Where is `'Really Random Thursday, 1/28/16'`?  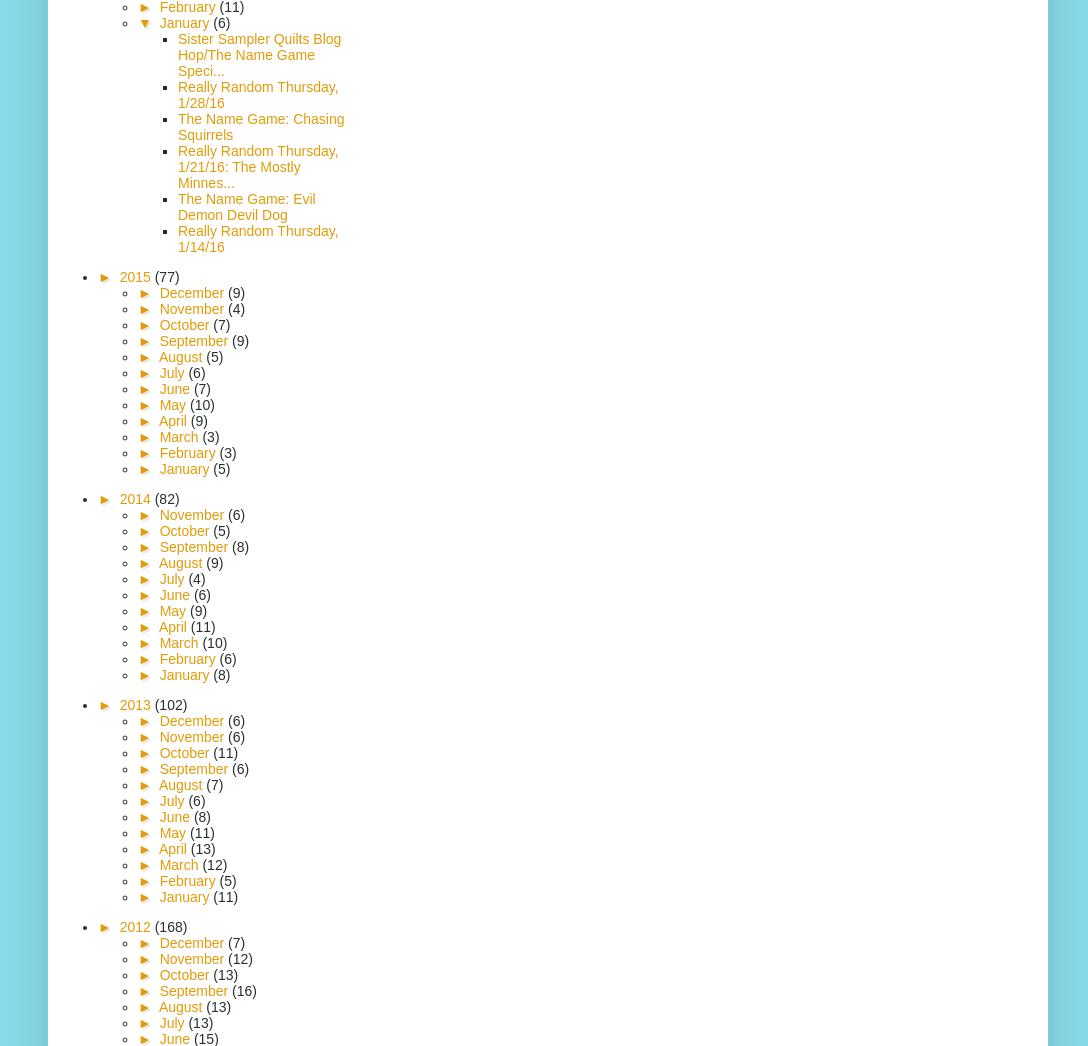 'Really Random Thursday, 1/28/16' is located at coordinates (256, 94).